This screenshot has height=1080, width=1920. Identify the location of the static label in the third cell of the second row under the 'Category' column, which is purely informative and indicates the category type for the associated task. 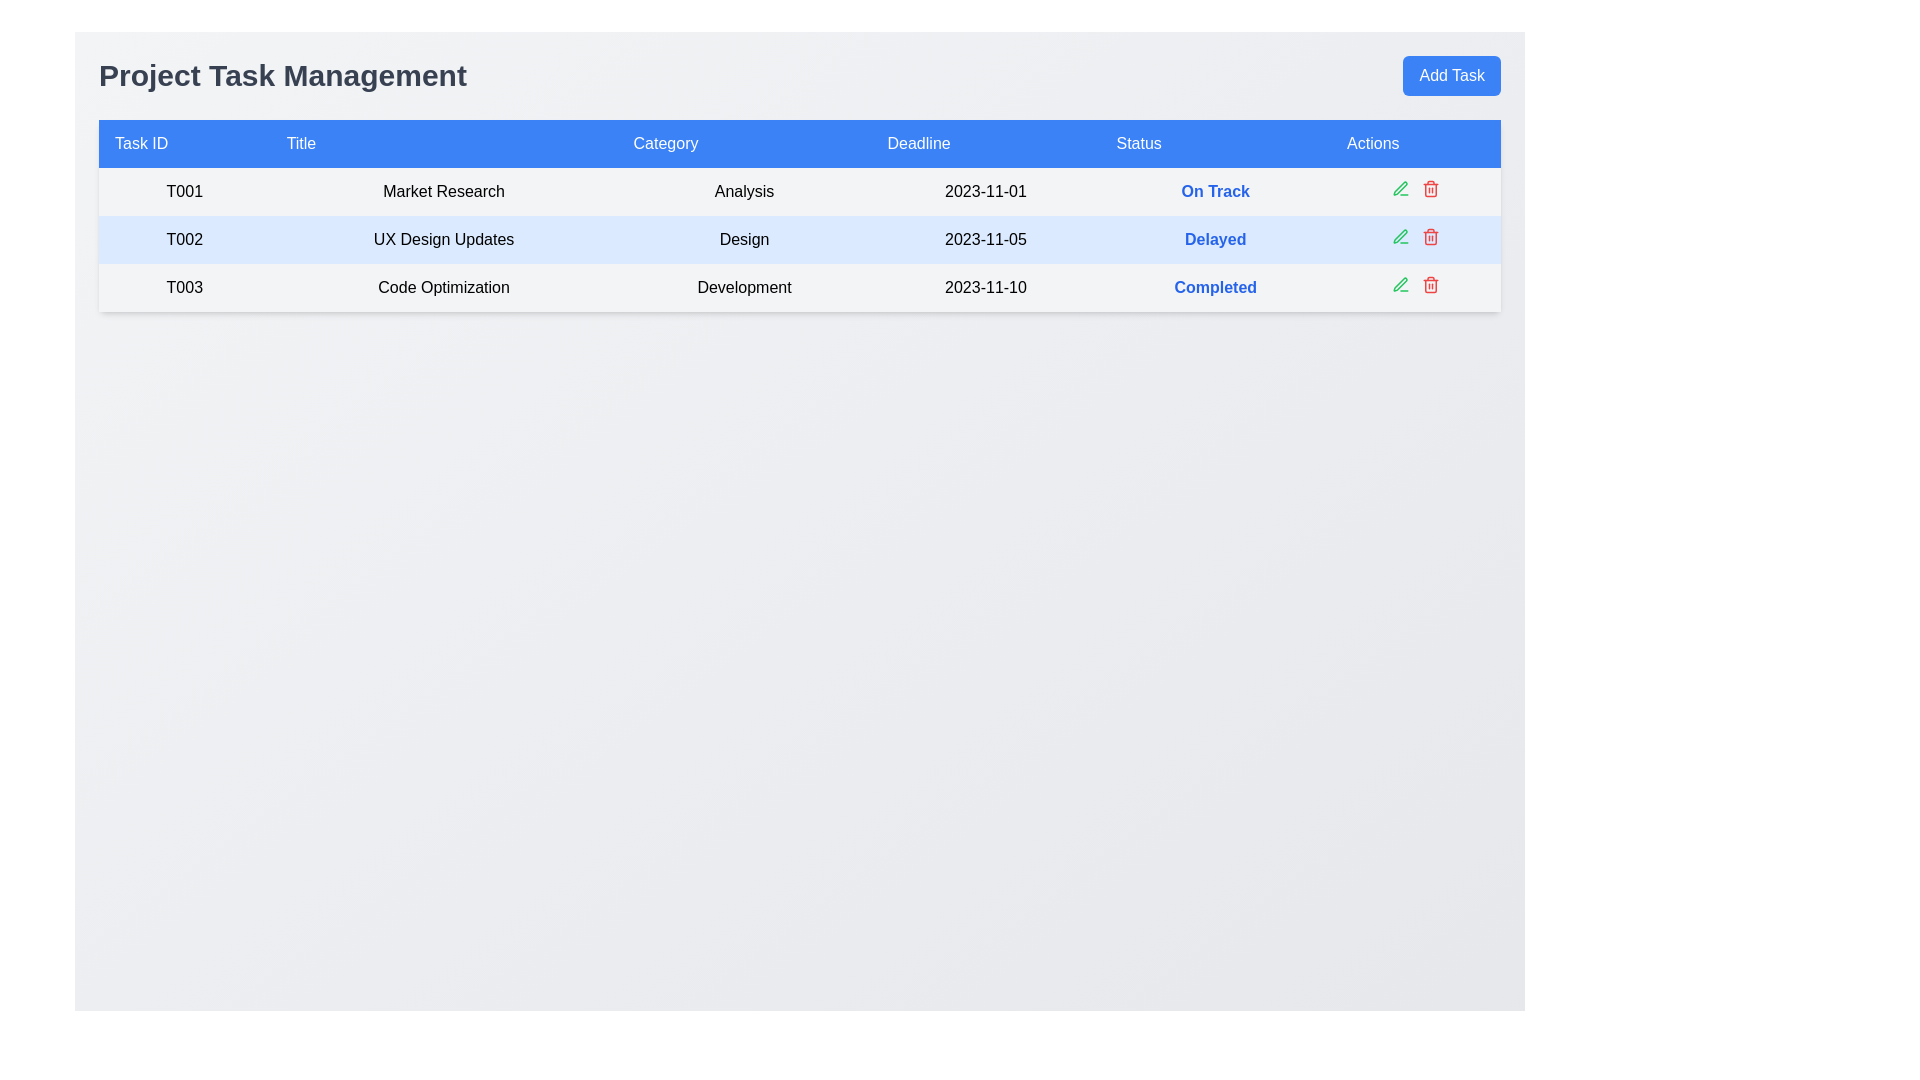
(743, 238).